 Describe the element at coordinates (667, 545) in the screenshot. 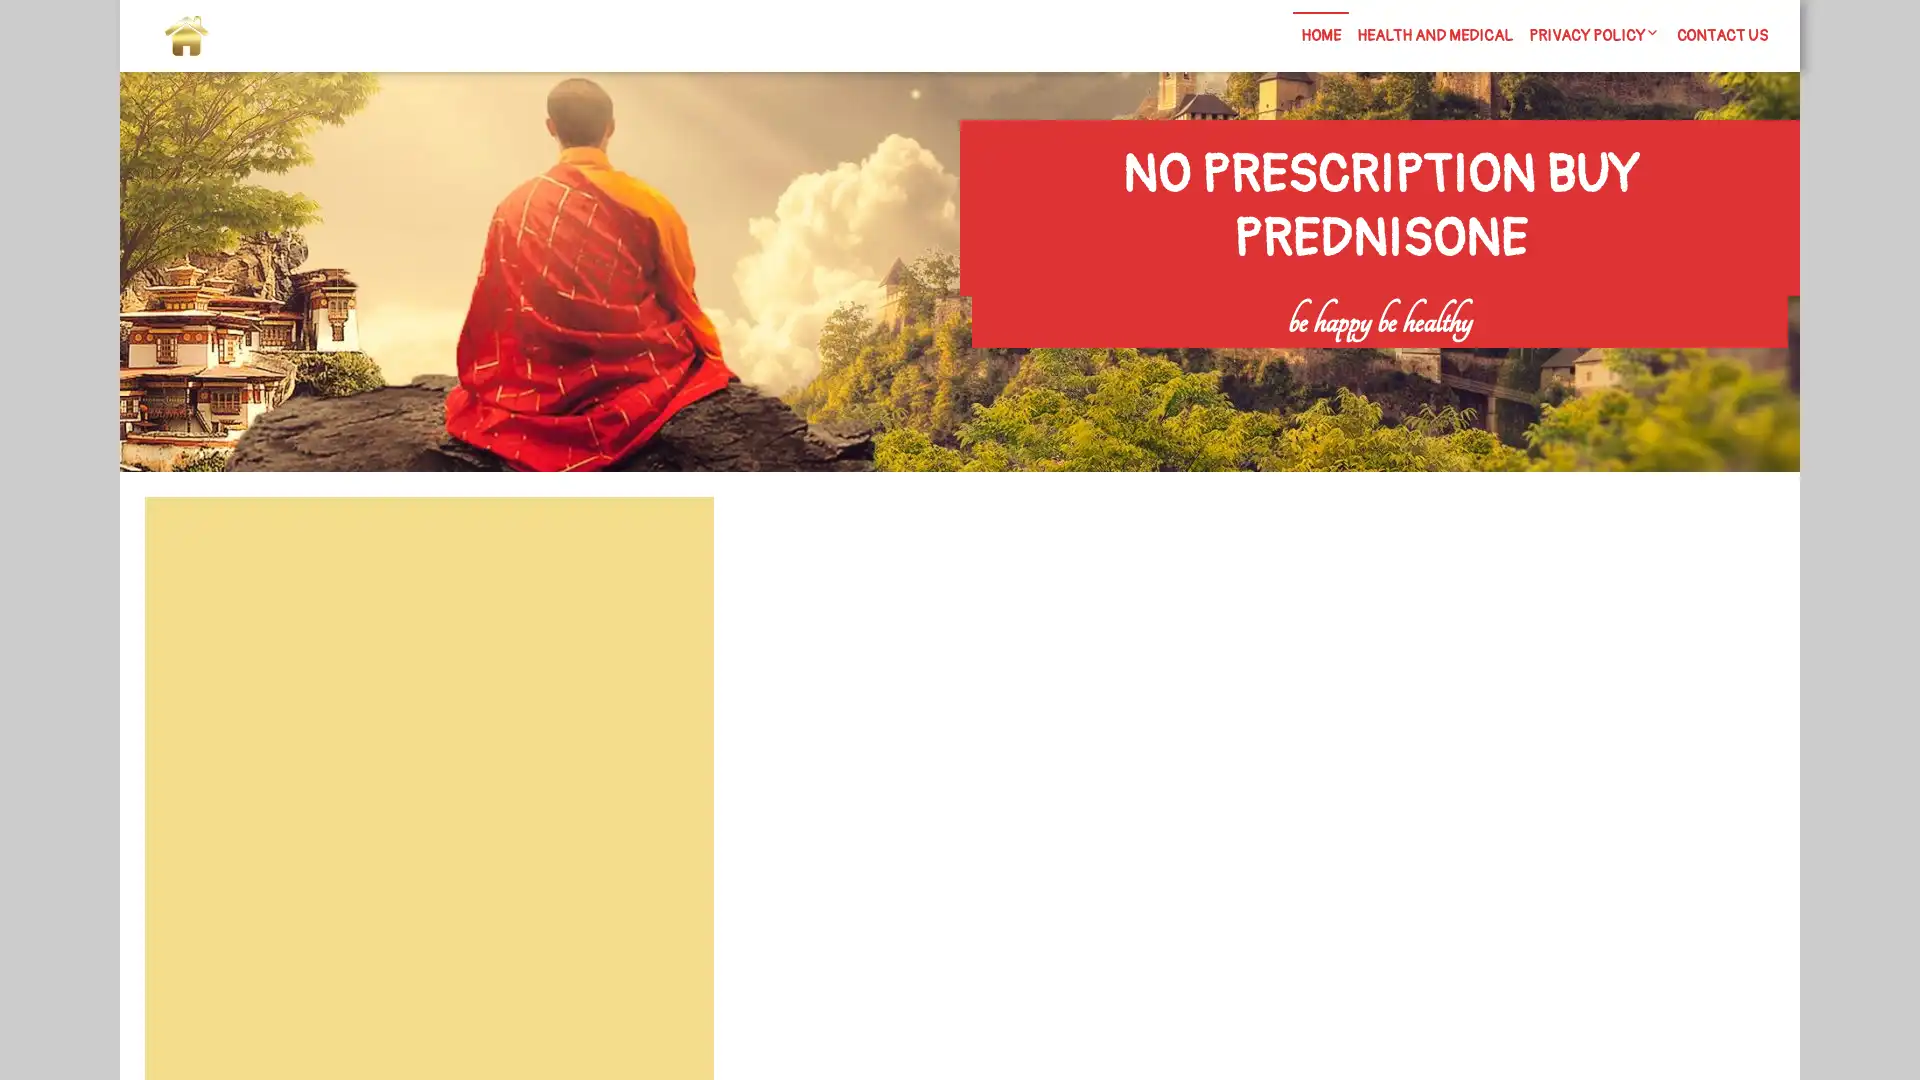

I see `Search` at that location.